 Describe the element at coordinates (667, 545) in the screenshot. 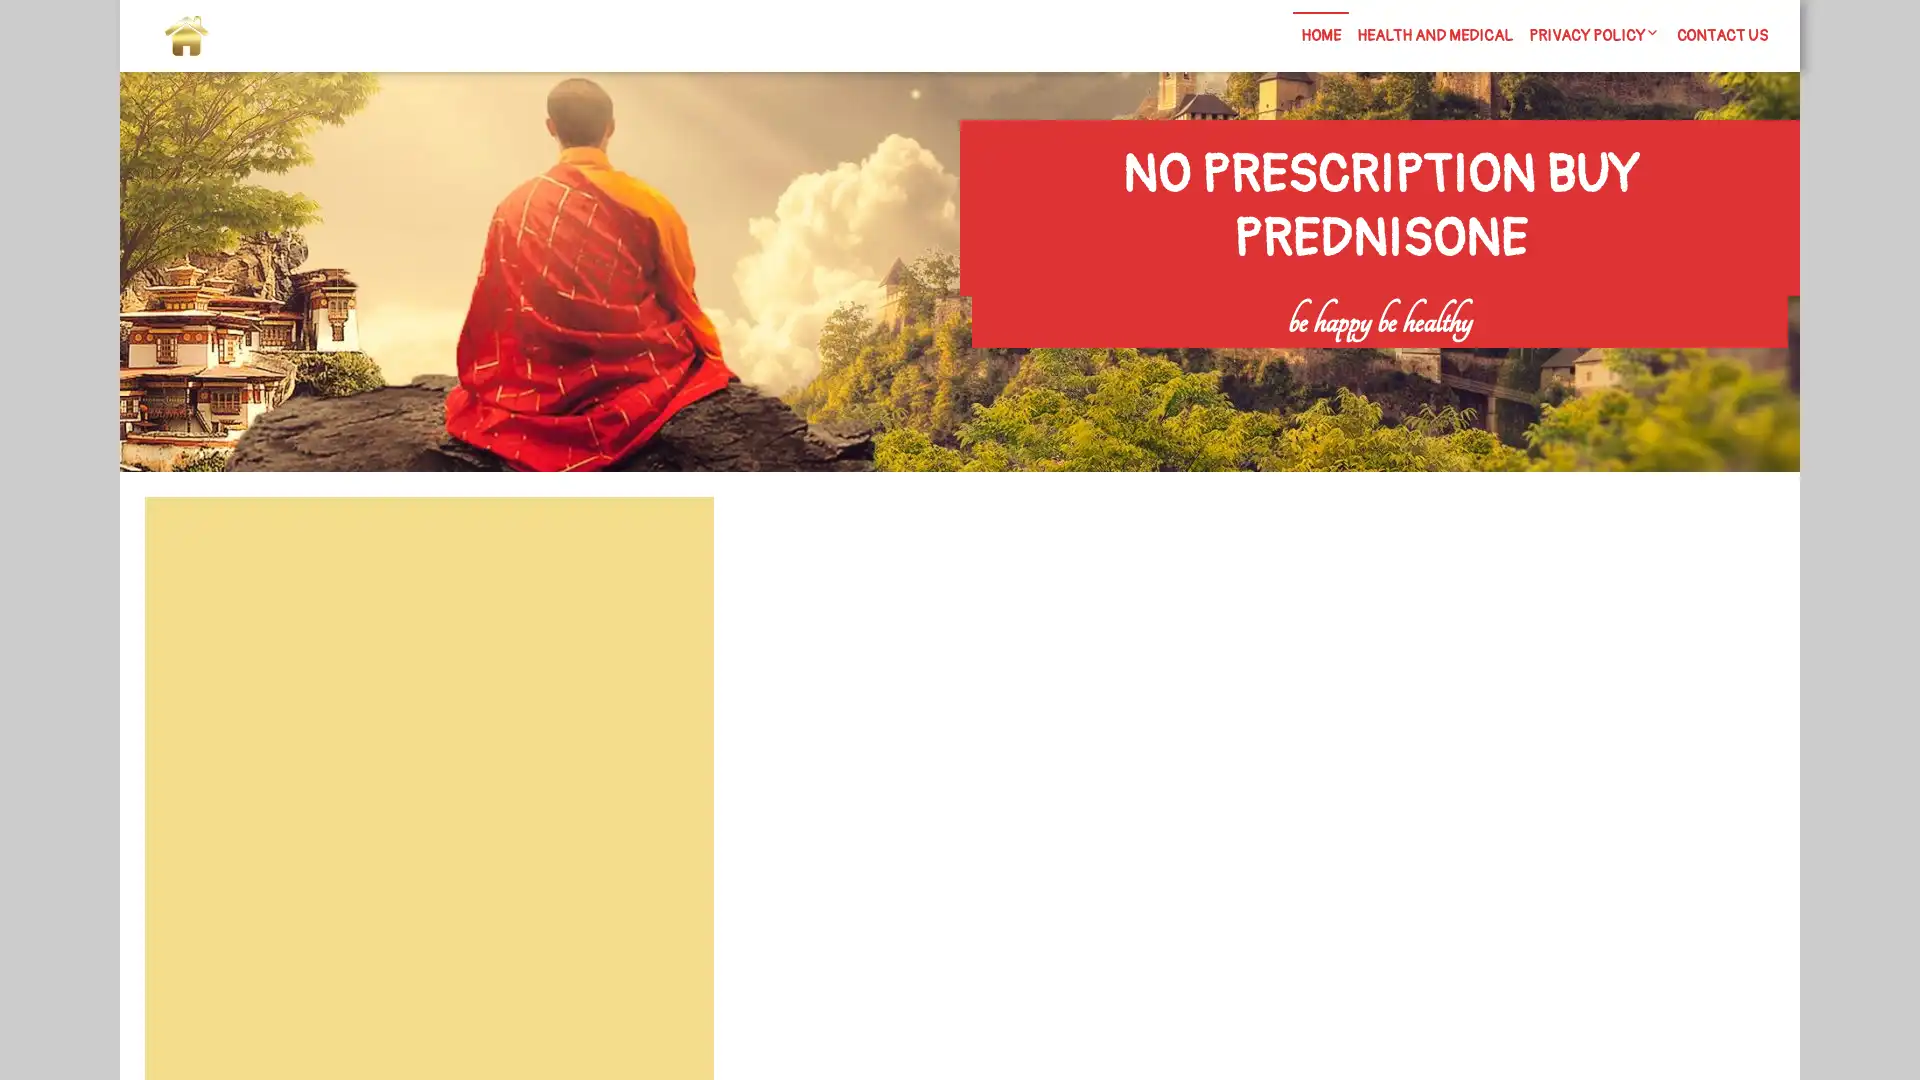

I see `Search` at that location.